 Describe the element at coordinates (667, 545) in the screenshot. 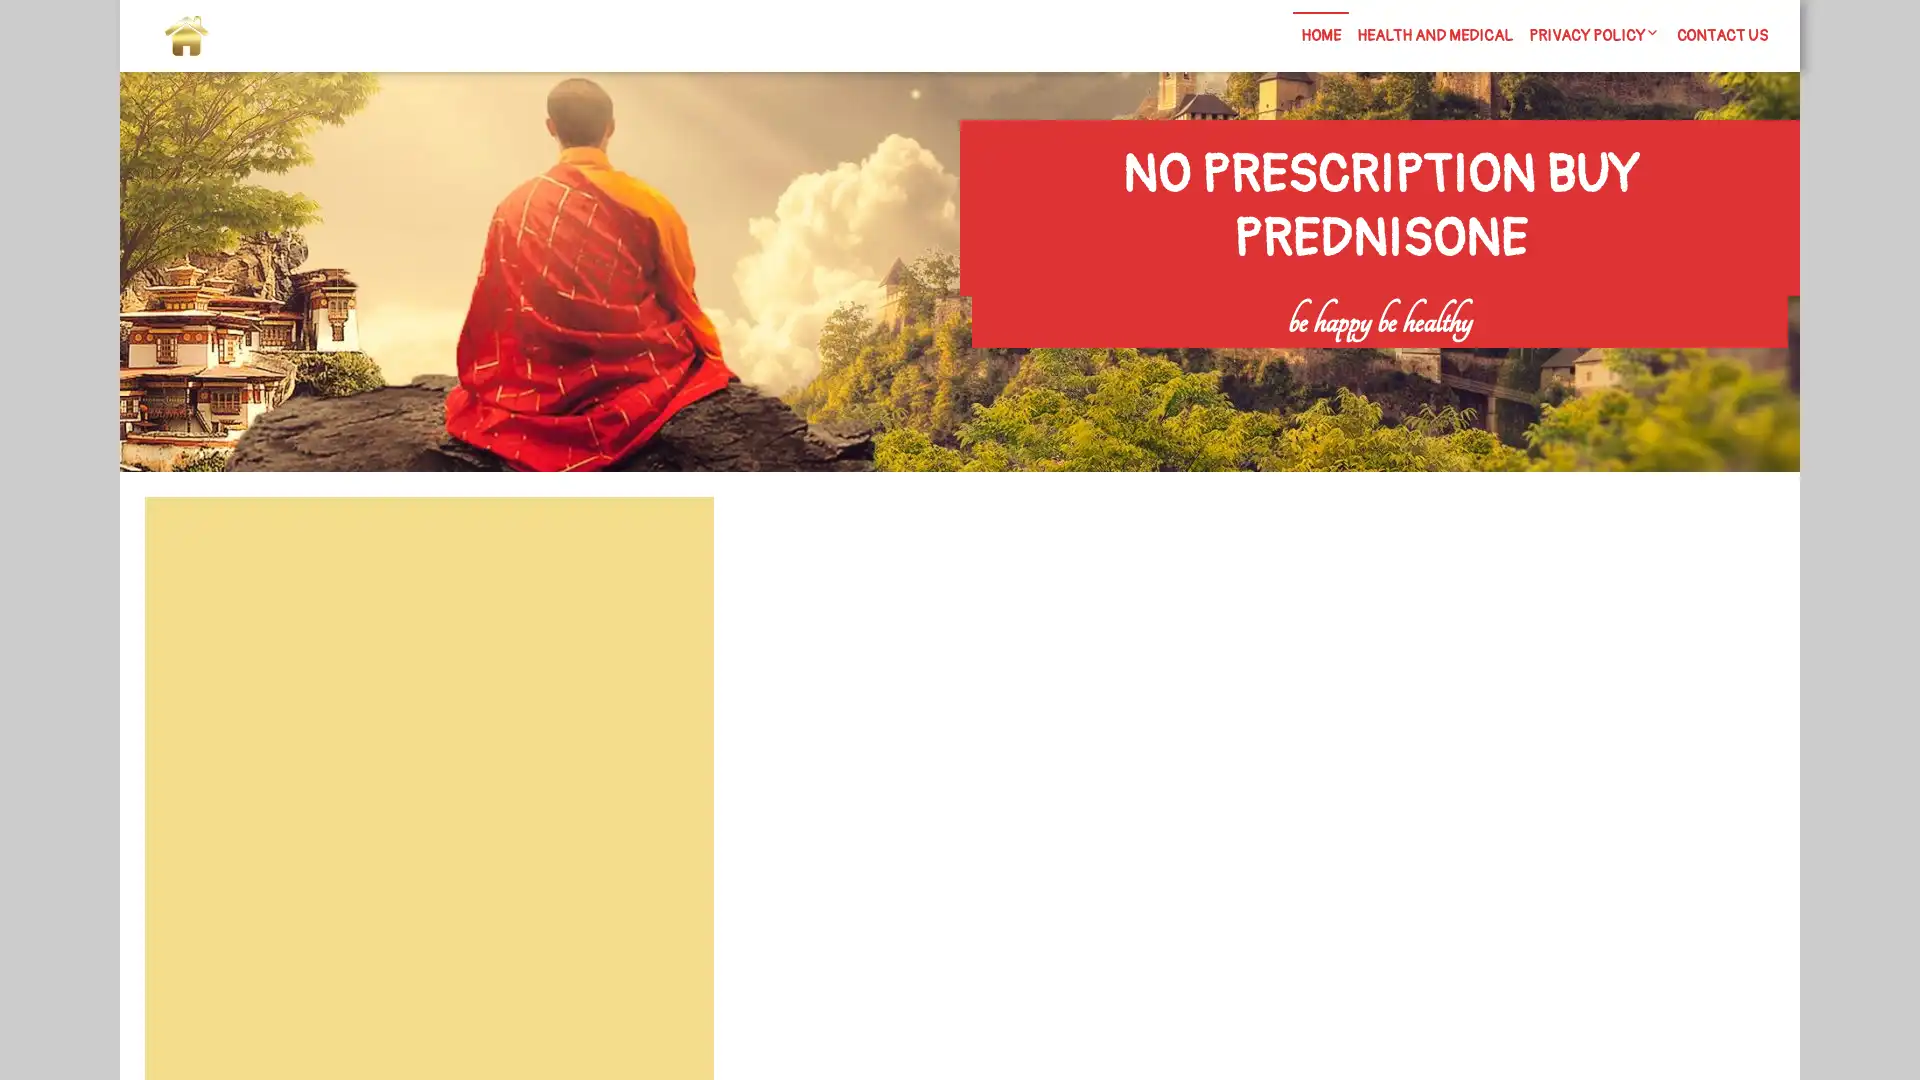

I see `Search` at that location.